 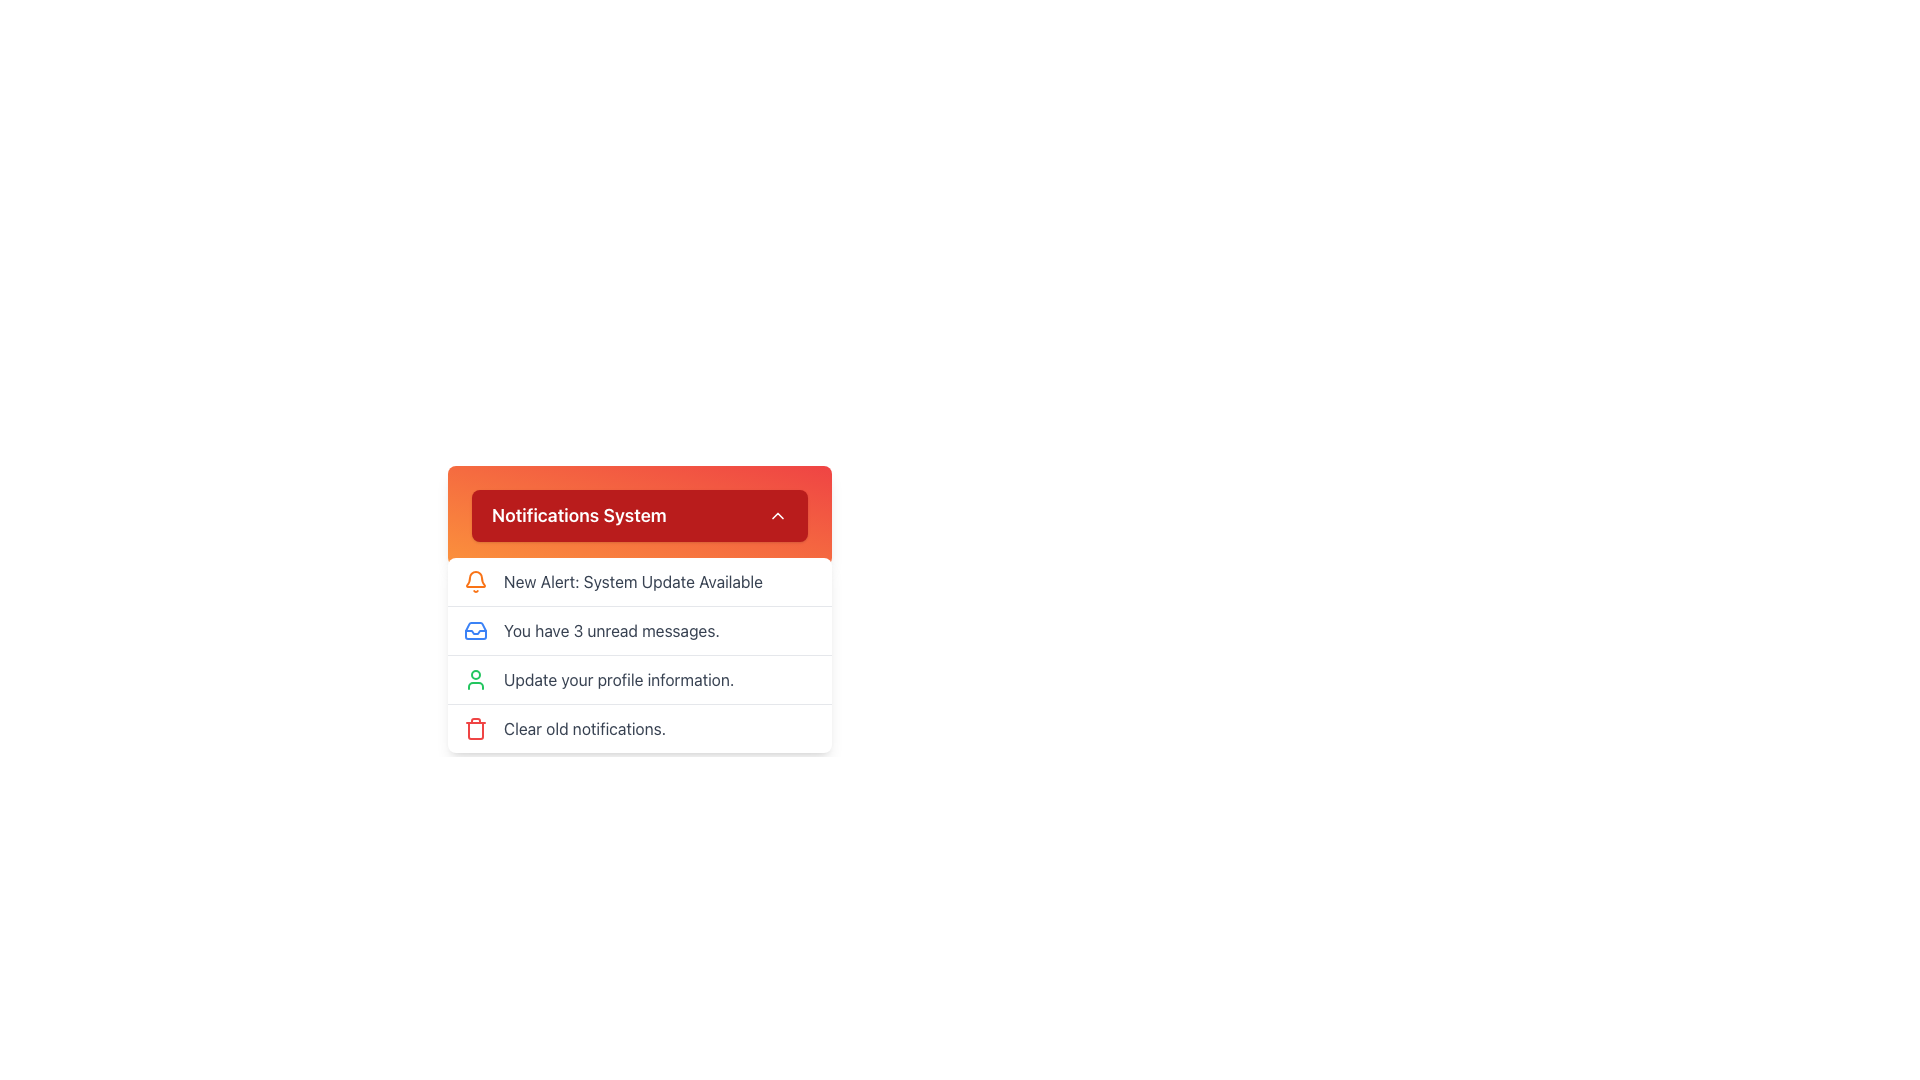 I want to click on the static notification text element displaying 'You have 3 unread messages.' which is the second item in the notification list, so click(x=638, y=630).